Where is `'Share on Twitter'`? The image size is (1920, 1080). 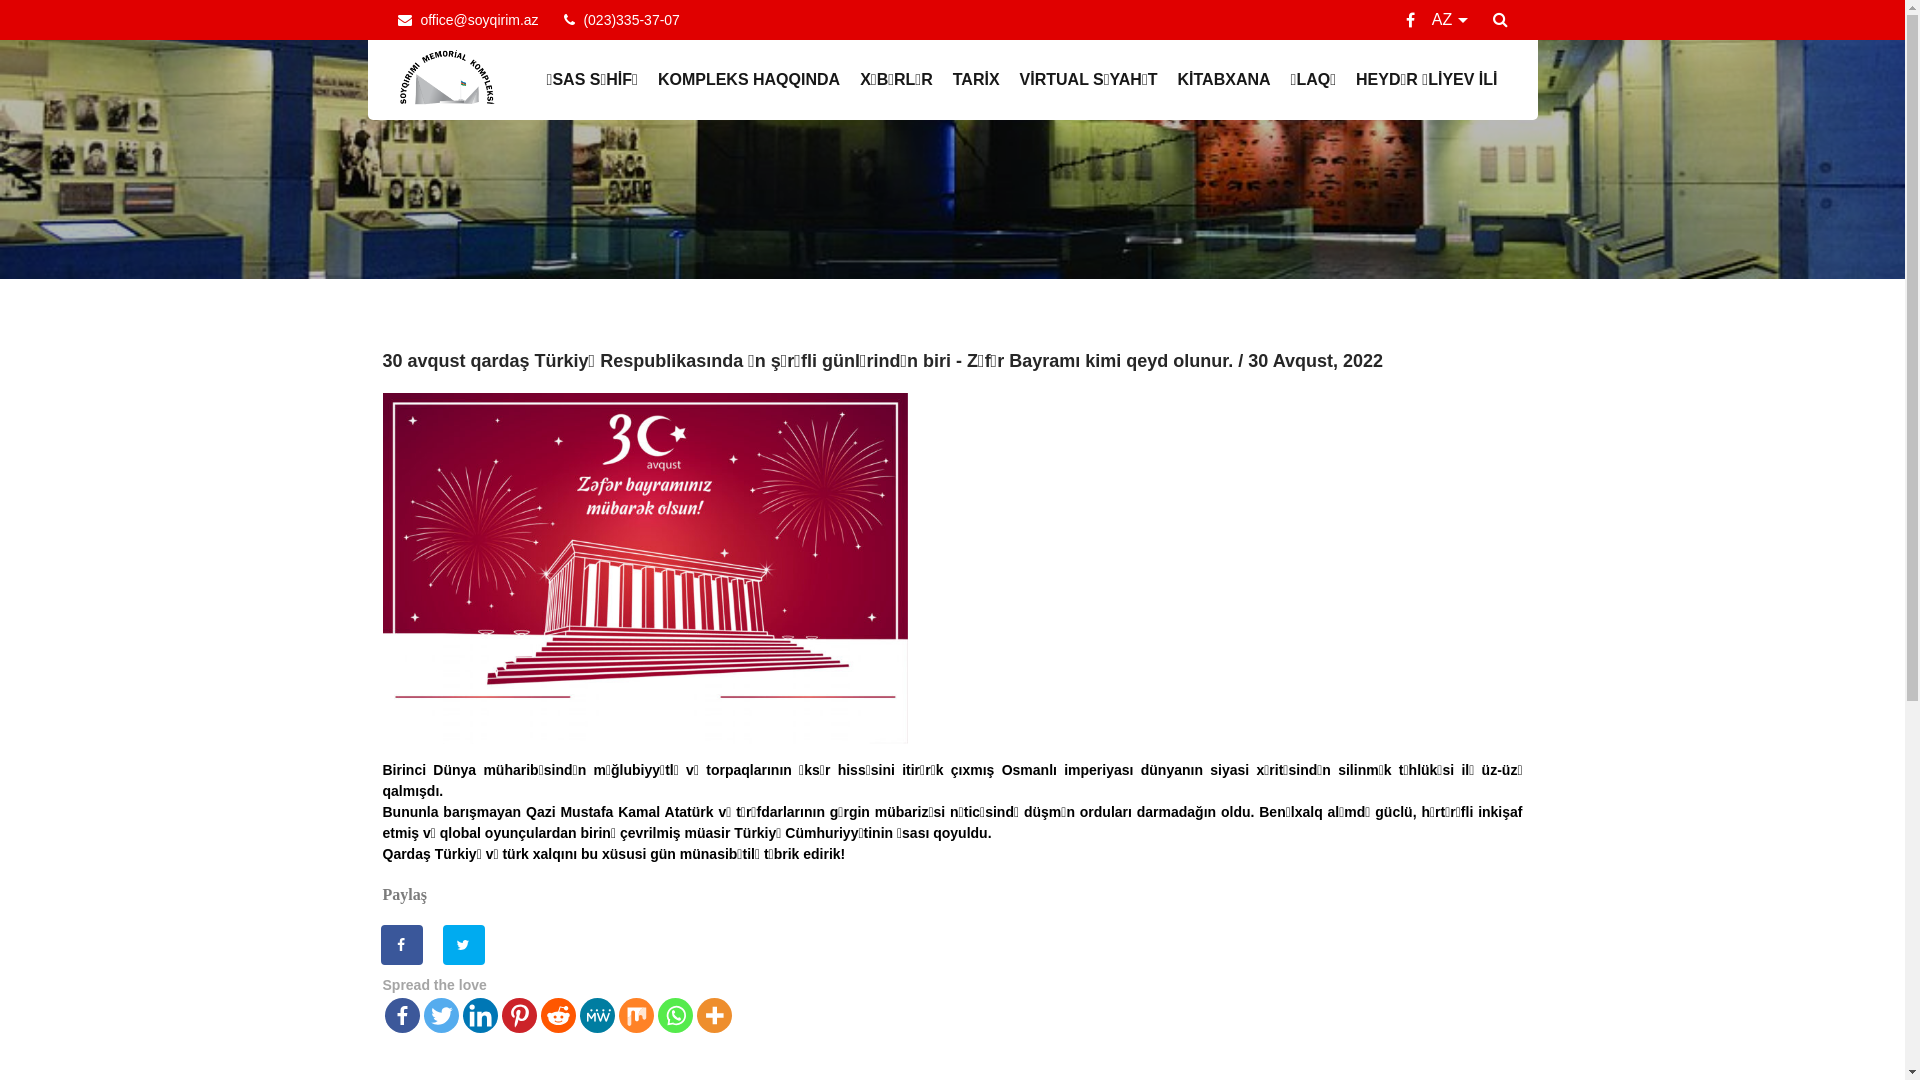 'Share on Twitter' is located at coordinates (464, 945).